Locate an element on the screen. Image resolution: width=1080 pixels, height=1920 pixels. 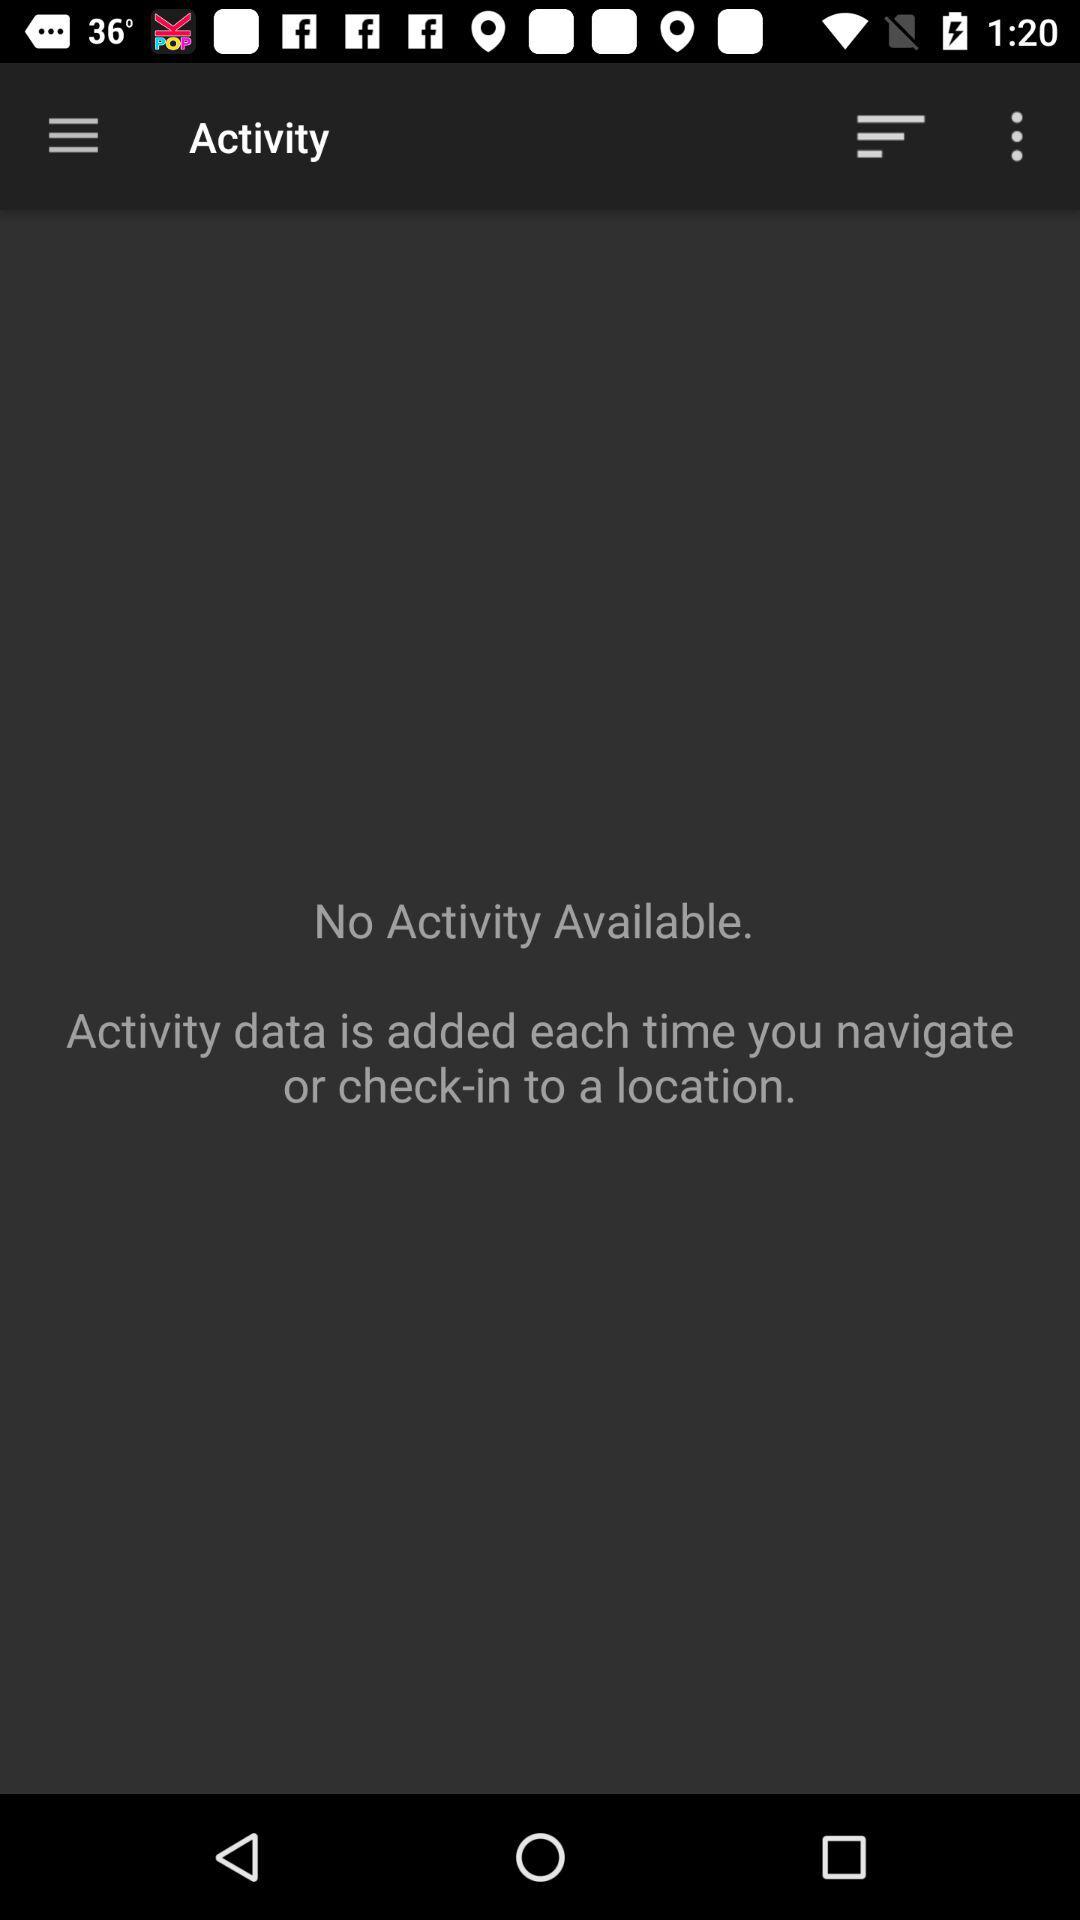
the item above the no activity available icon is located at coordinates (1017, 135).